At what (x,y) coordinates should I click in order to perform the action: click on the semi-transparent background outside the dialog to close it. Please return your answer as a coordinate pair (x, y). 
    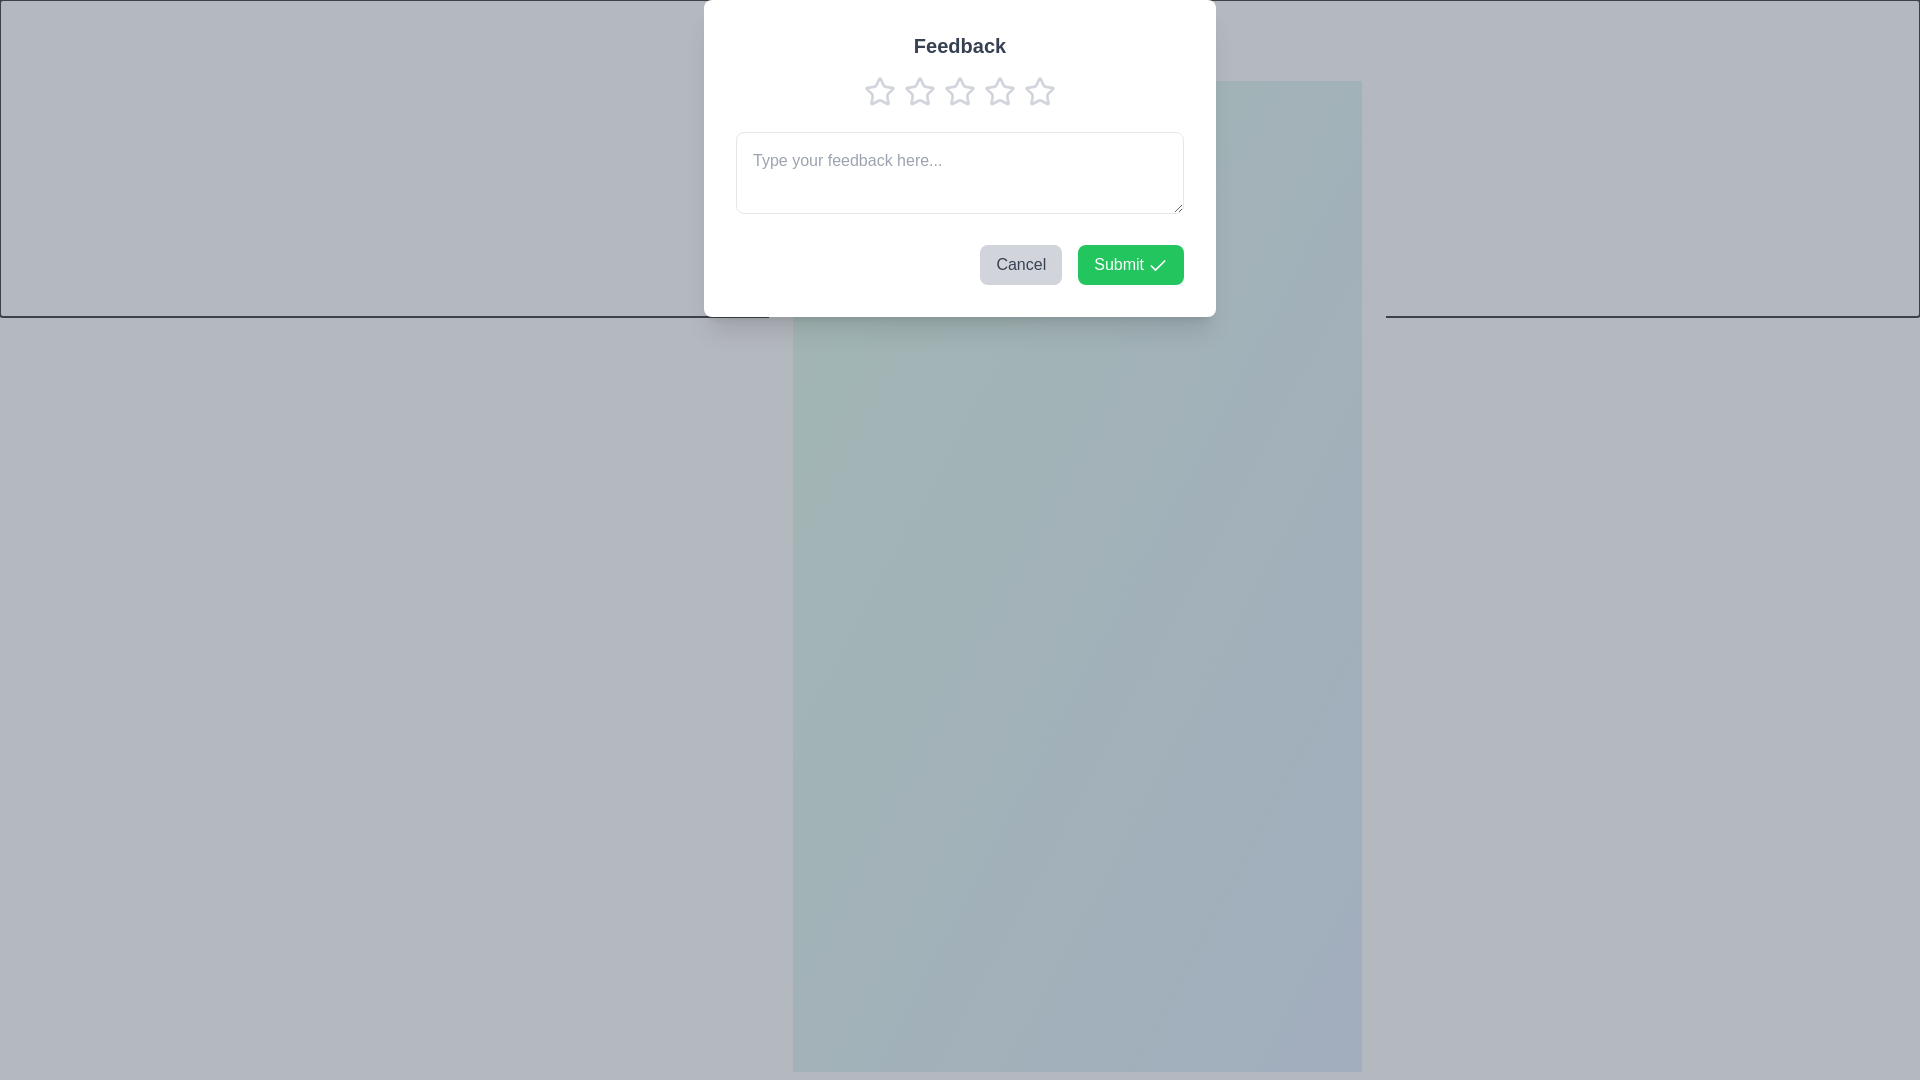
    Looking at the image, I should click on (767, 30).